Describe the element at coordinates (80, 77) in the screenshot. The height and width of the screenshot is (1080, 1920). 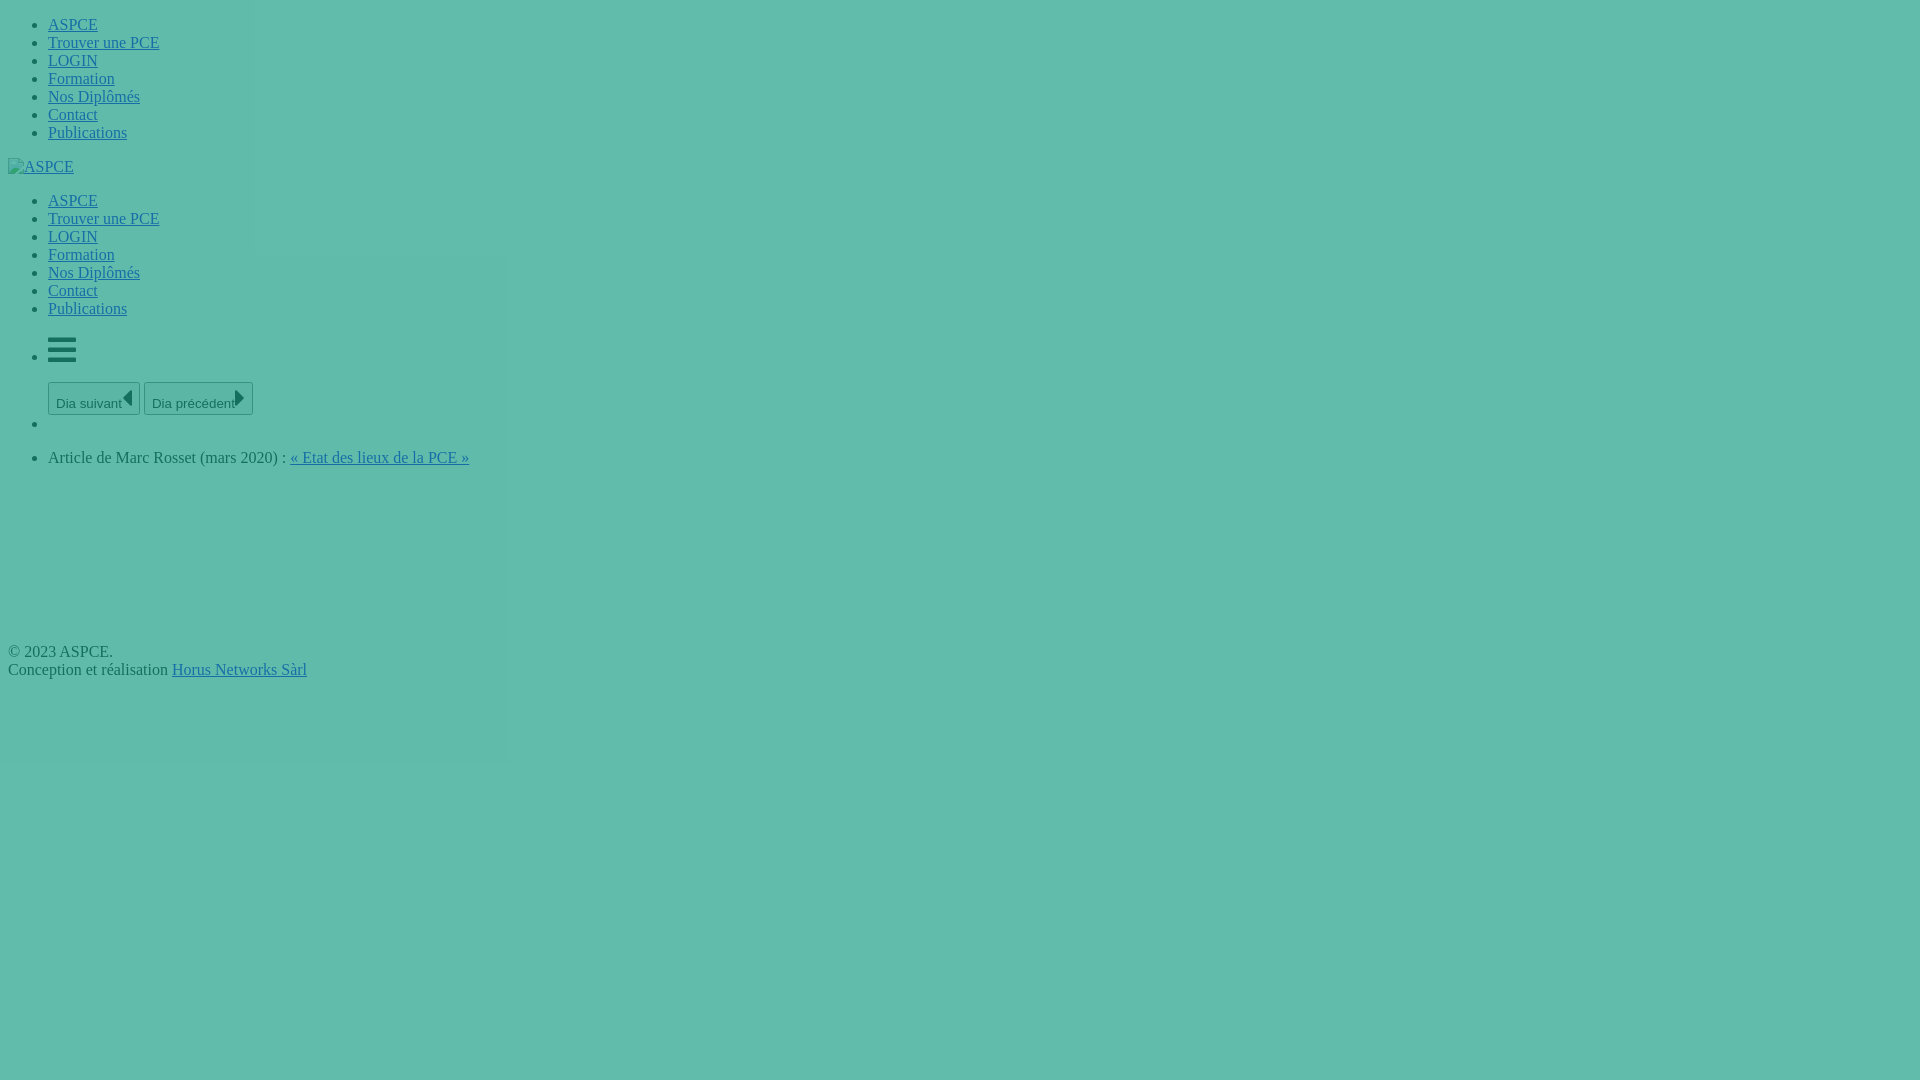
I see `'Formation'` at that location.